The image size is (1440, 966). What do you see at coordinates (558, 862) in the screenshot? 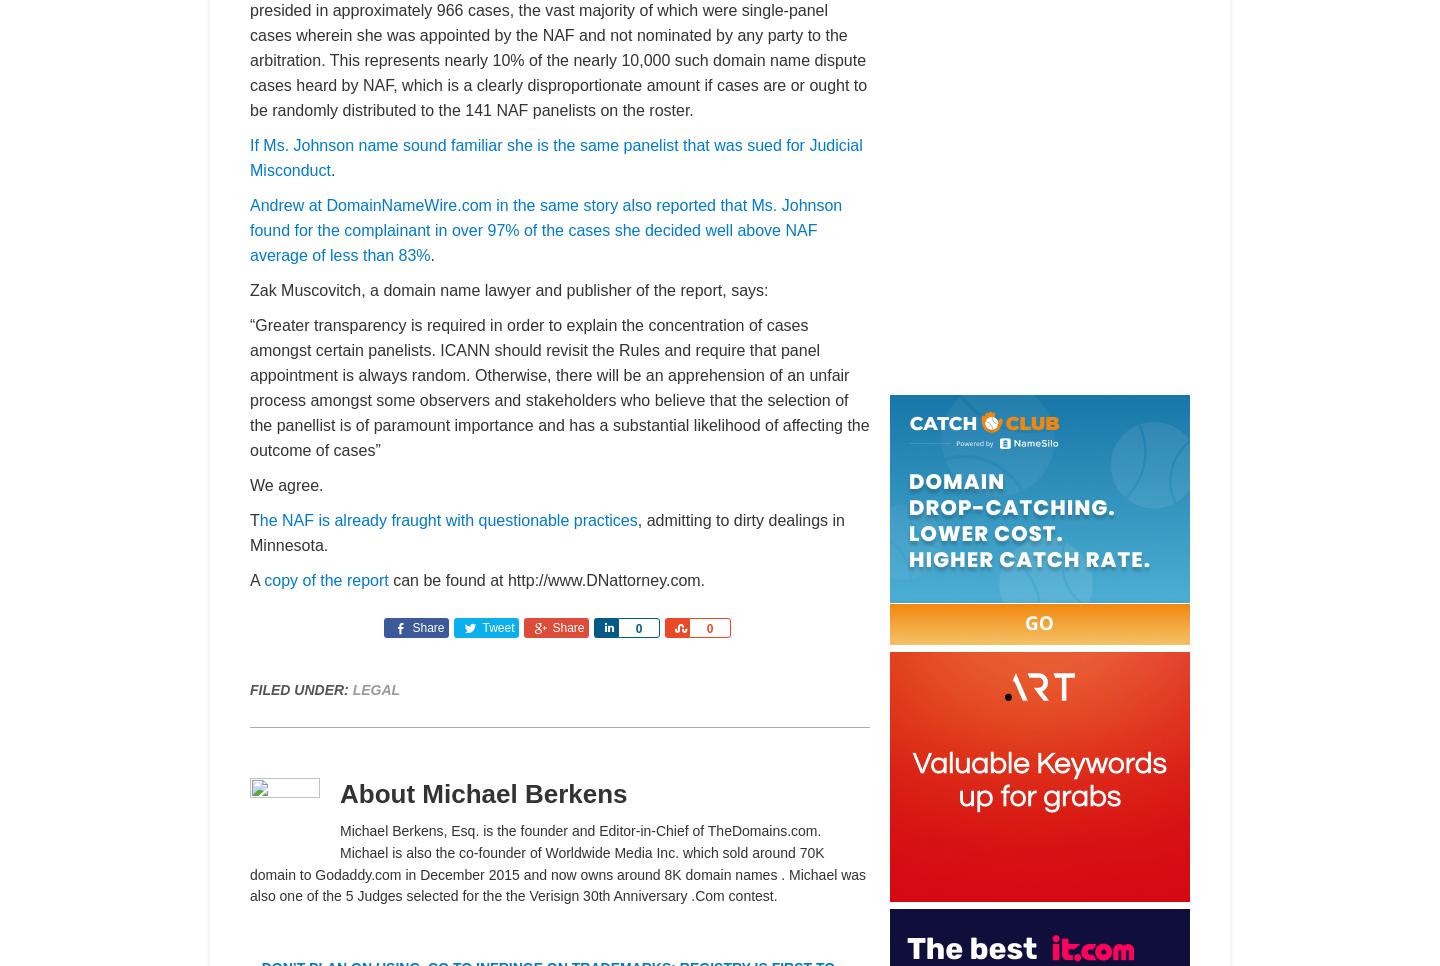
I see `'Michael Berkens, Esq. is the founder and Editor-in-Chief of TheDomains.com.  Michael is also the co-founder of Worldwide Media Inc. which sold around 70K domain to Godaddy.com in December 2015 and now owns around 8K domain names . Michael was also one of the 5 Judges selected for the  the Verisign 30th Anniversary .Com contest.'` at bounding box center [558, 862].